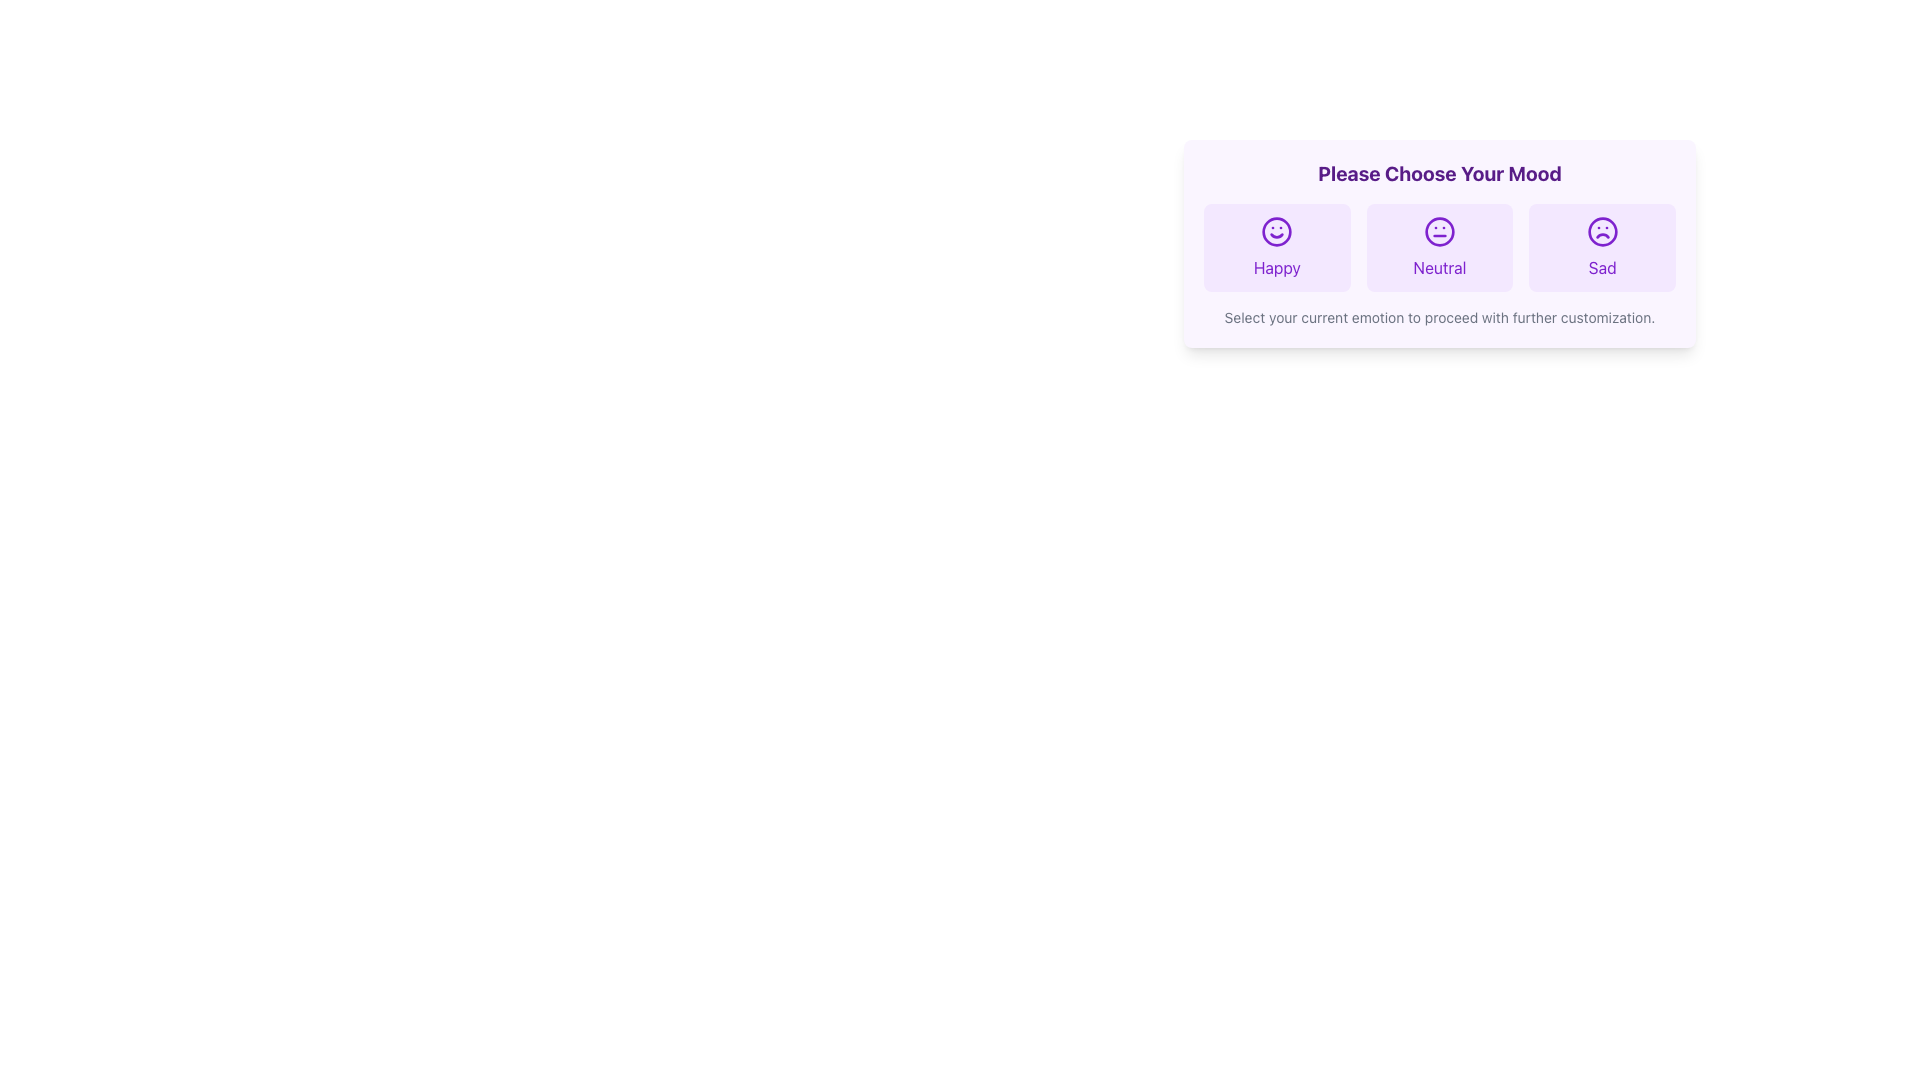 The height and width of the screenshot is (1080, 1920). What do you see at coordinates (1440, 246) in the screenshot?
I see `the second card styled in light purple with a neutral facial expression icon and the text 'Neutral'` at bounding box center [1440, 246].